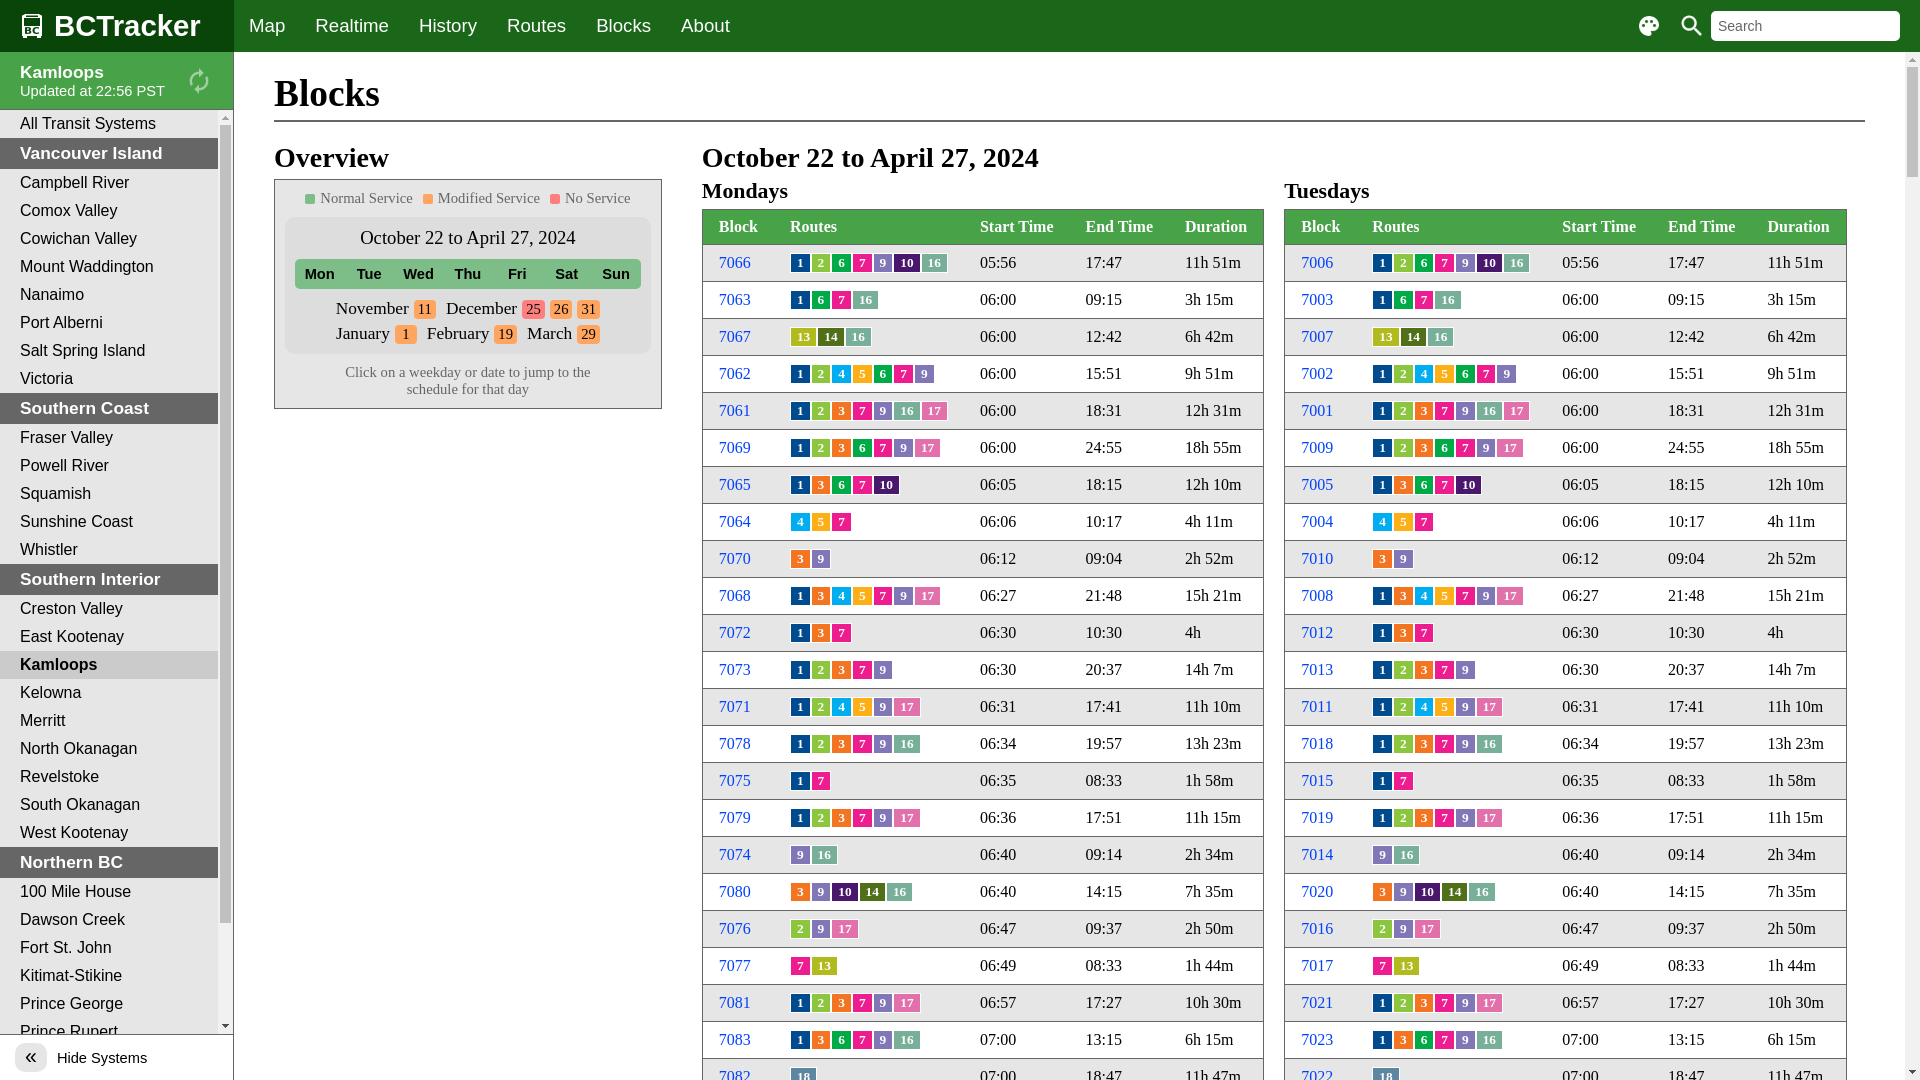  I want to click on '7', so click(862, 1002).